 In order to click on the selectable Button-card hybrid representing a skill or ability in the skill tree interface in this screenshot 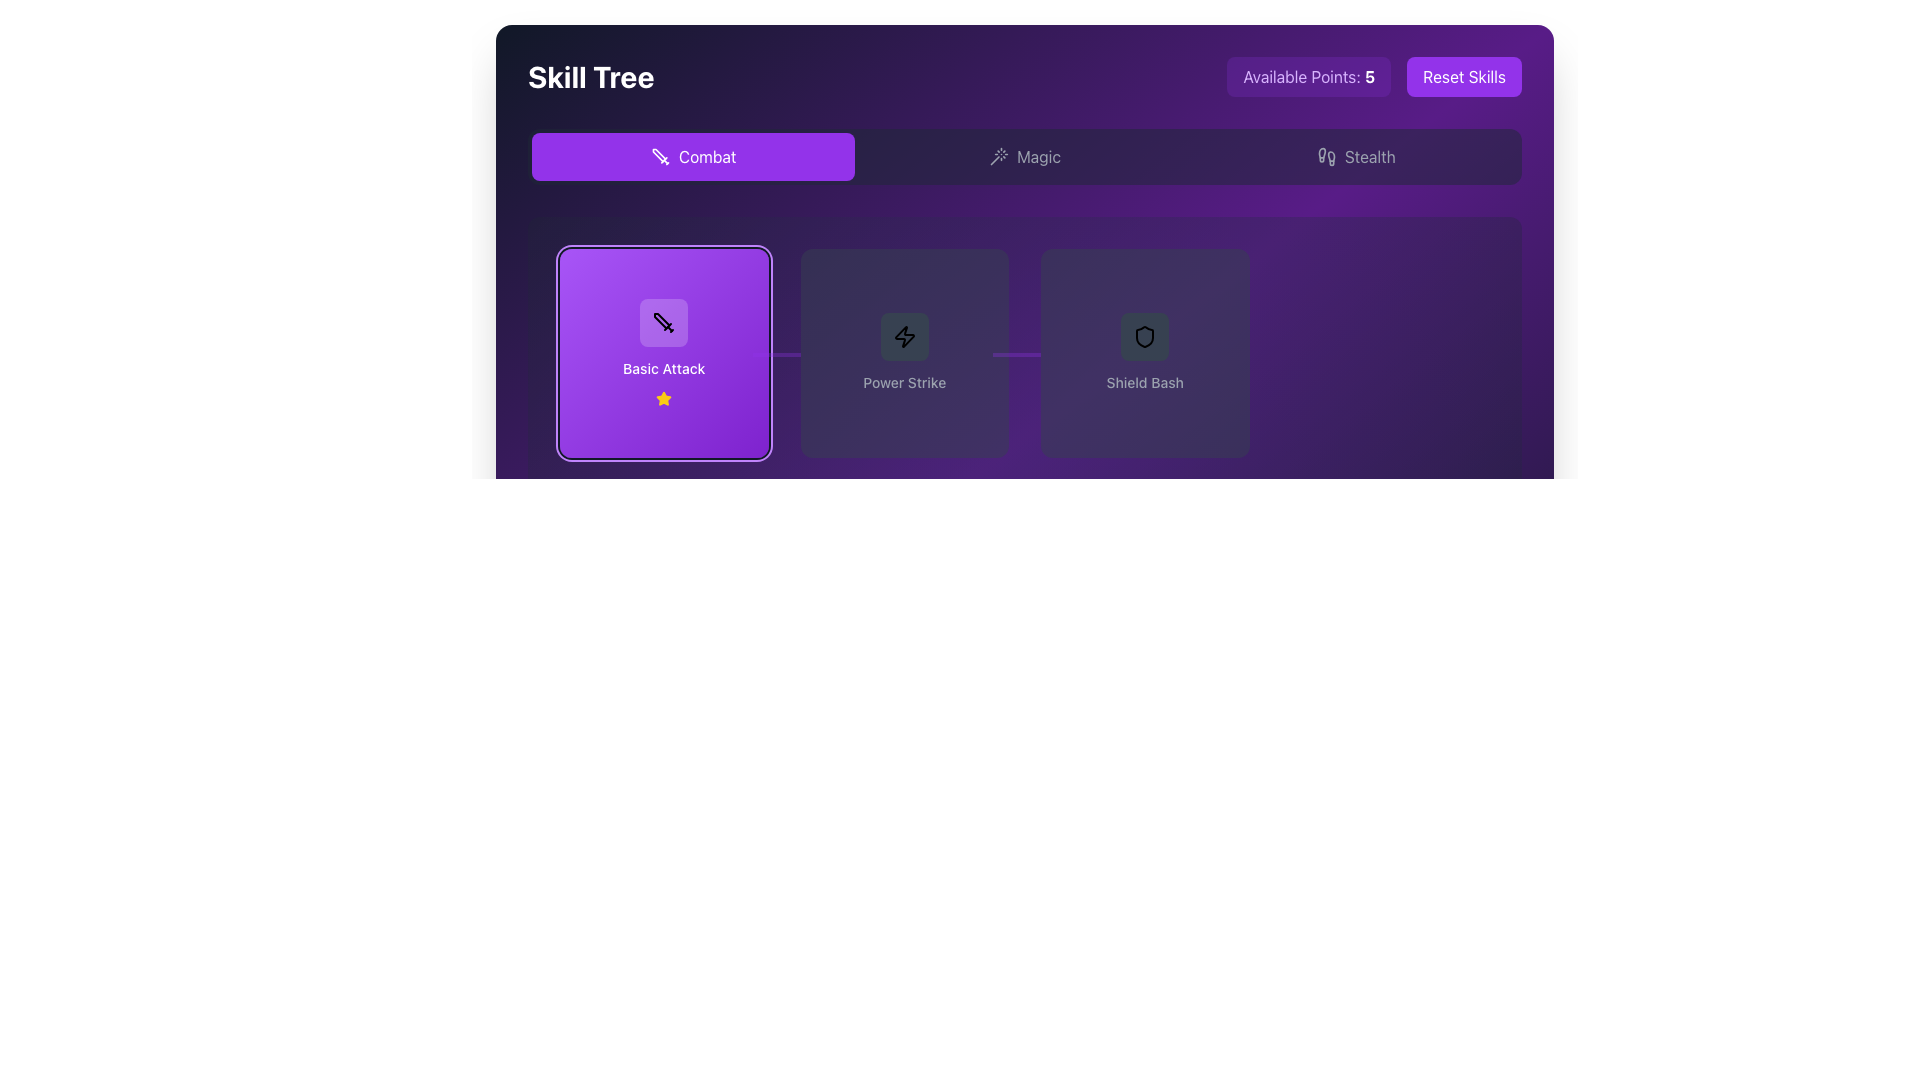, I will do `click(903, 352)`.